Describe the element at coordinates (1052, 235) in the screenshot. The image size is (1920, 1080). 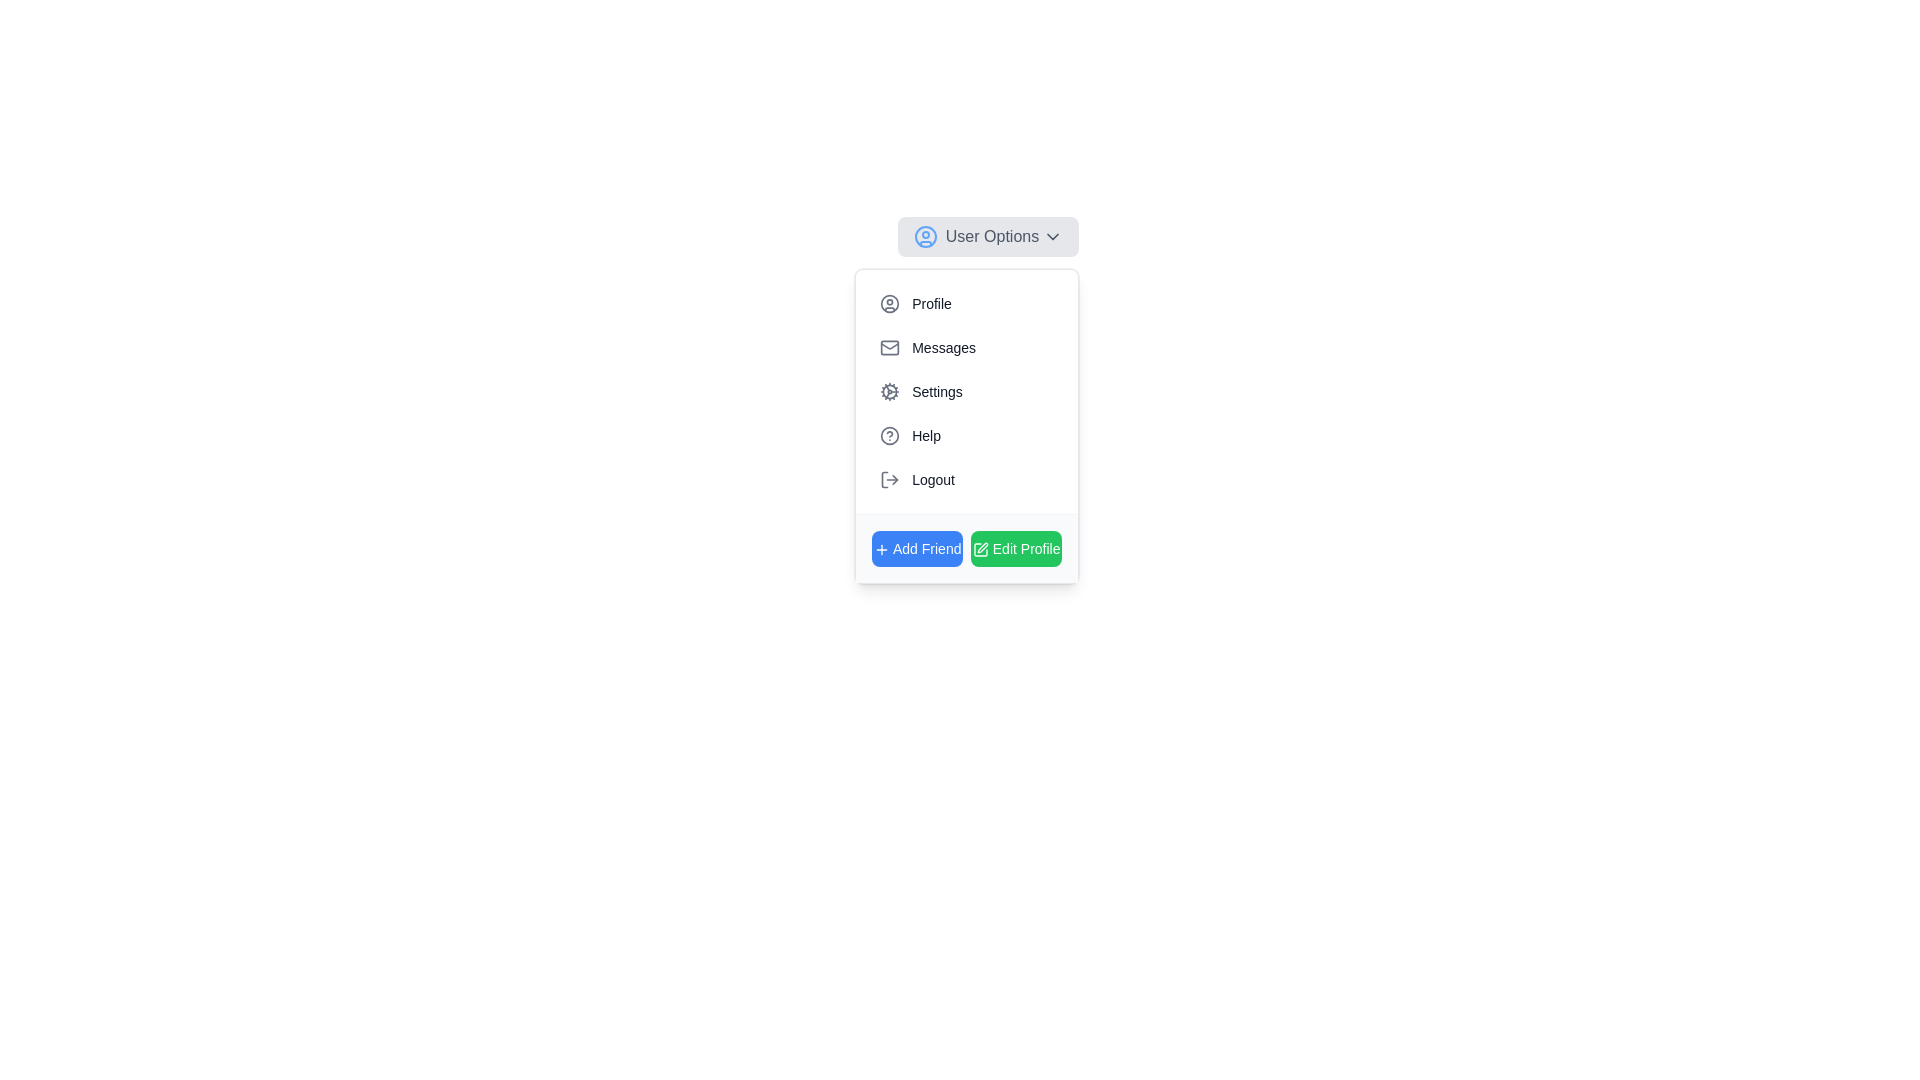
I see `the downward-facing chevron icon next to the 'User Options' text` at that location.